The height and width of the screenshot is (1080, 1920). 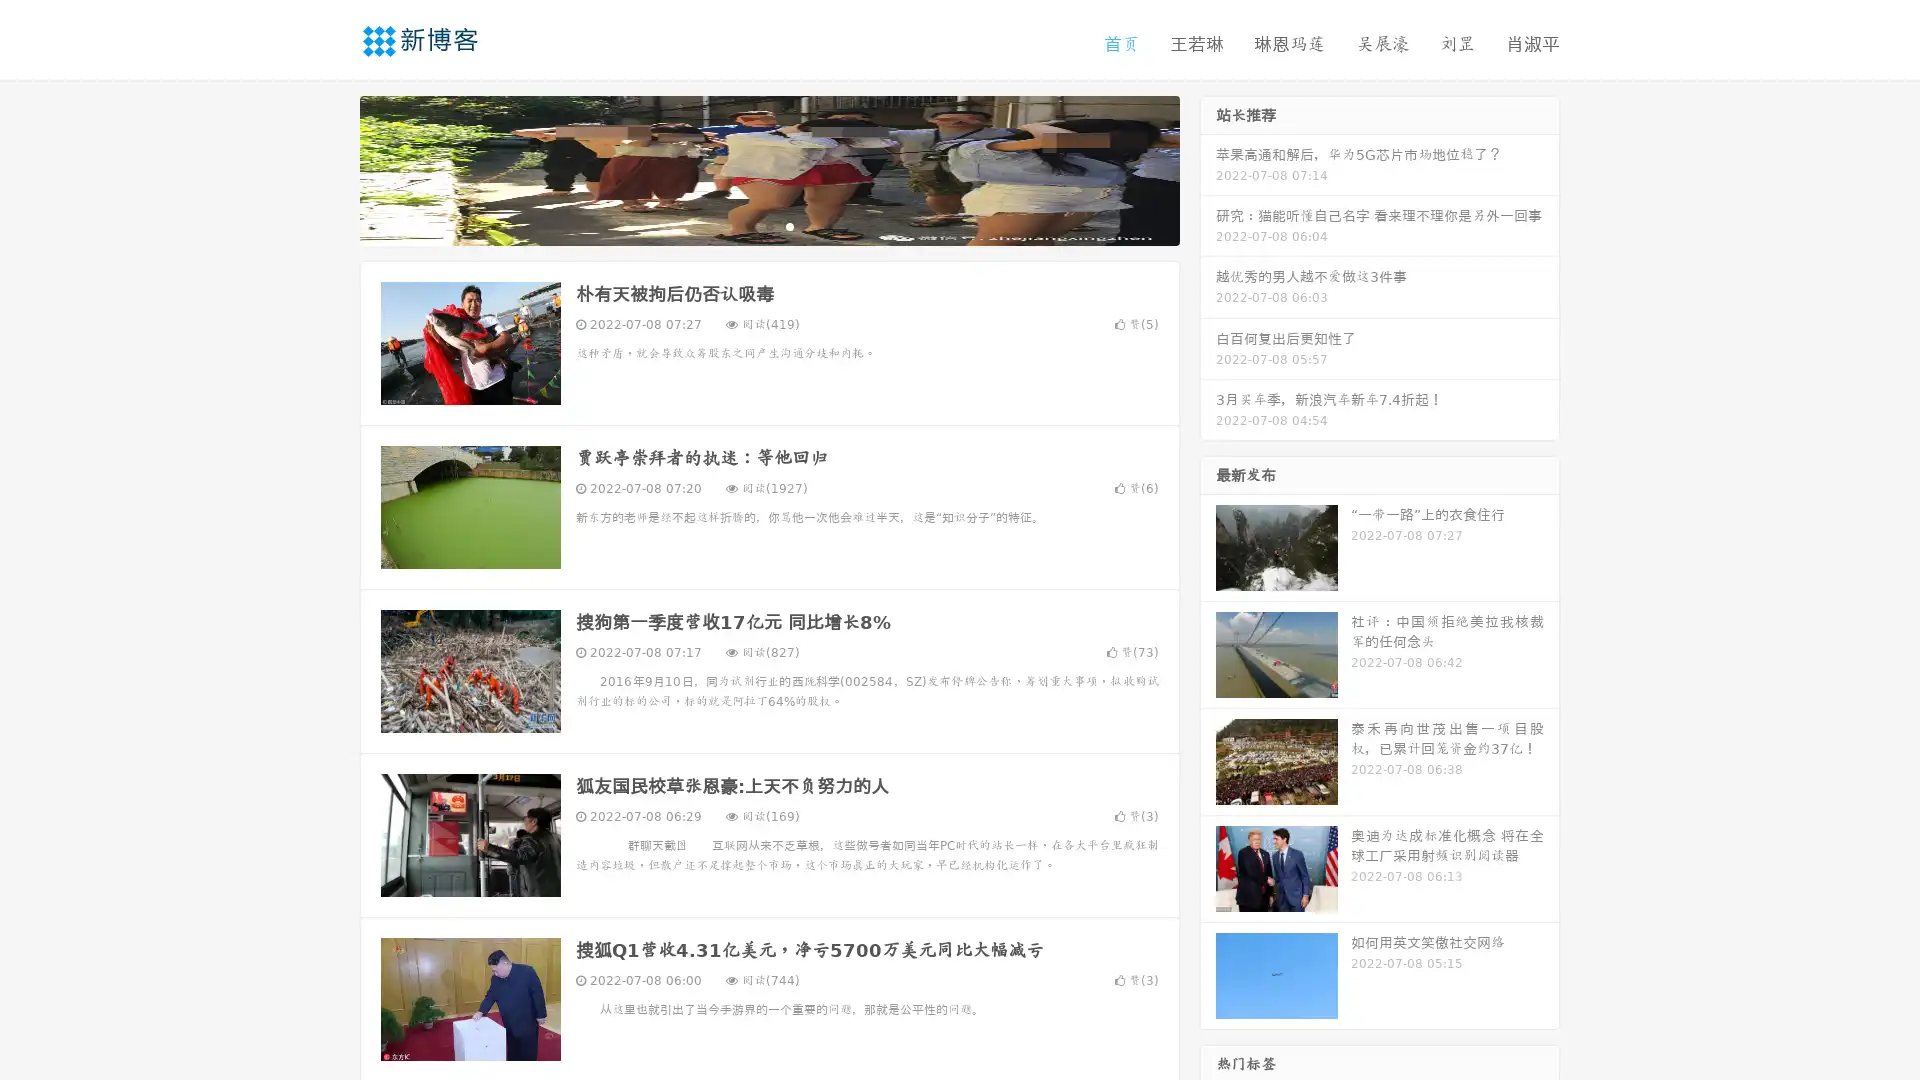 I want to click on Previous slide, so click(x=330, y=168).